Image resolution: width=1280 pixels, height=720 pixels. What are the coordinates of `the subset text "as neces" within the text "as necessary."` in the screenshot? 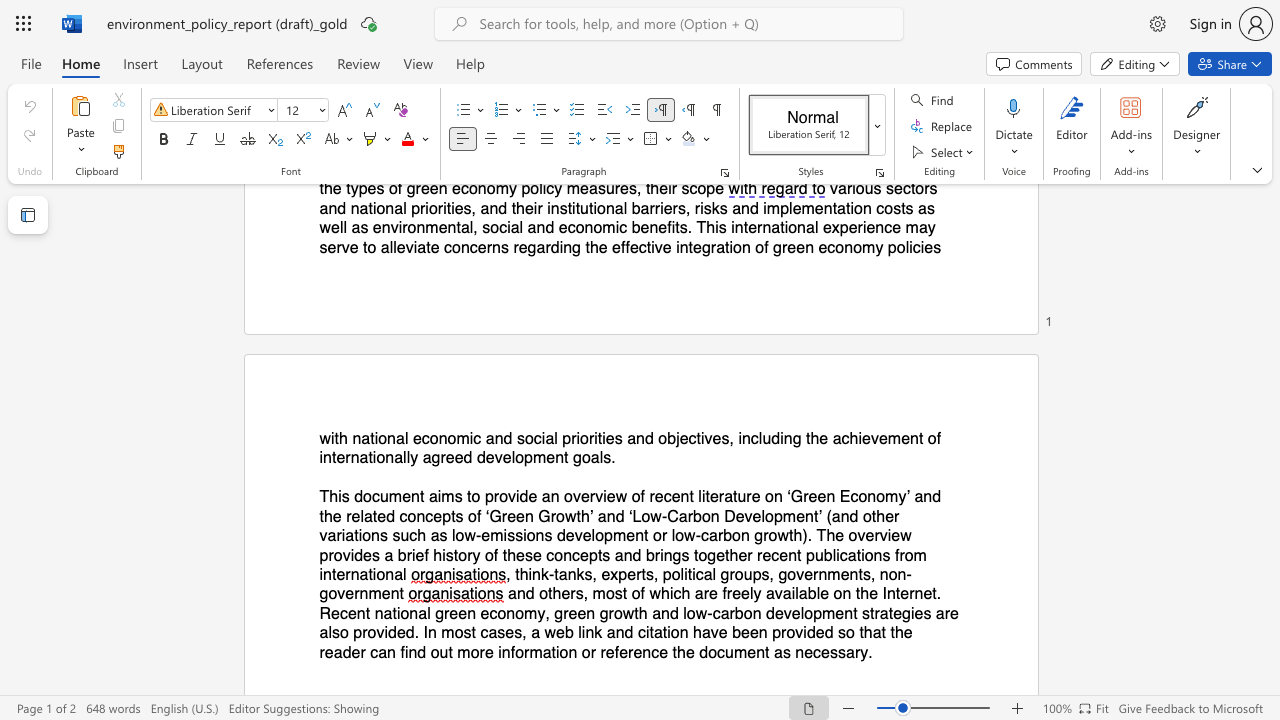 It's located at (773, 652).